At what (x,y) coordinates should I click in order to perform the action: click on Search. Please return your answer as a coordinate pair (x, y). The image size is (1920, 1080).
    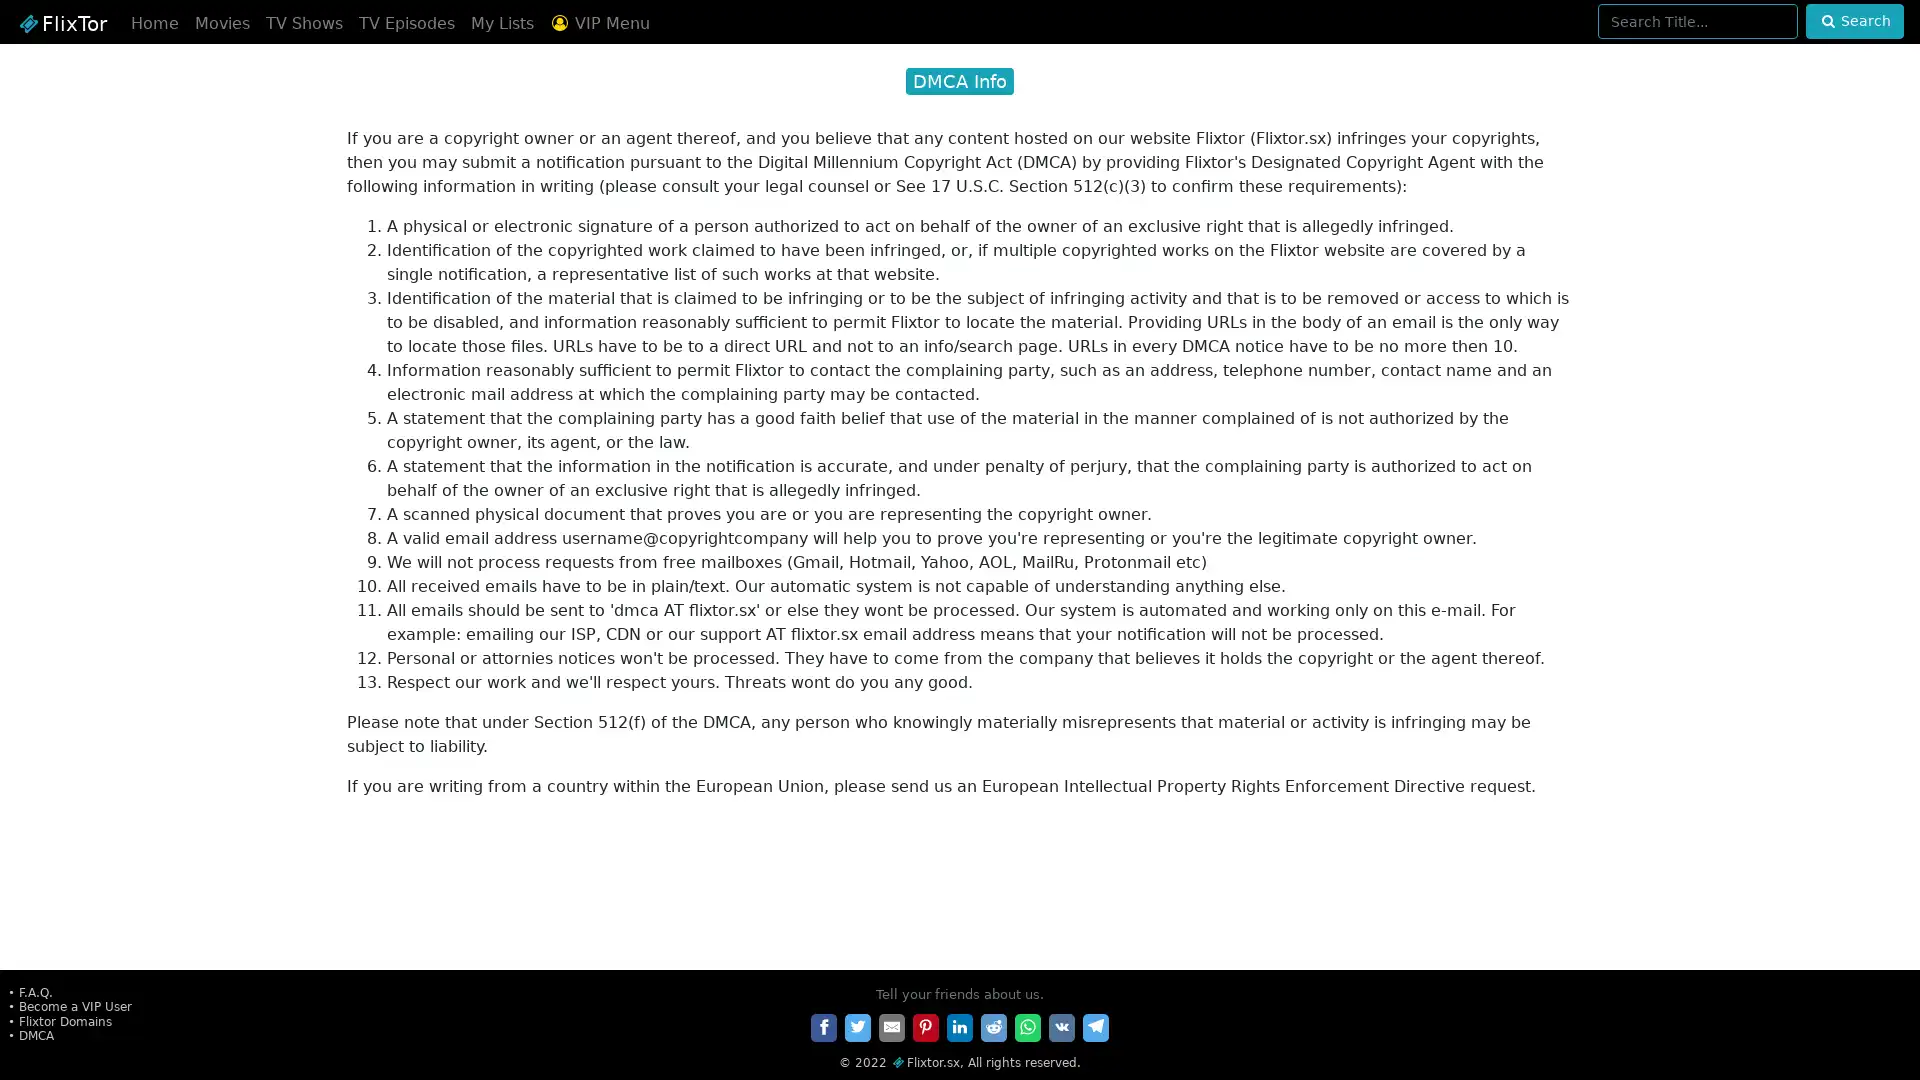
    Looking at the image, I should click on (1853, 21).